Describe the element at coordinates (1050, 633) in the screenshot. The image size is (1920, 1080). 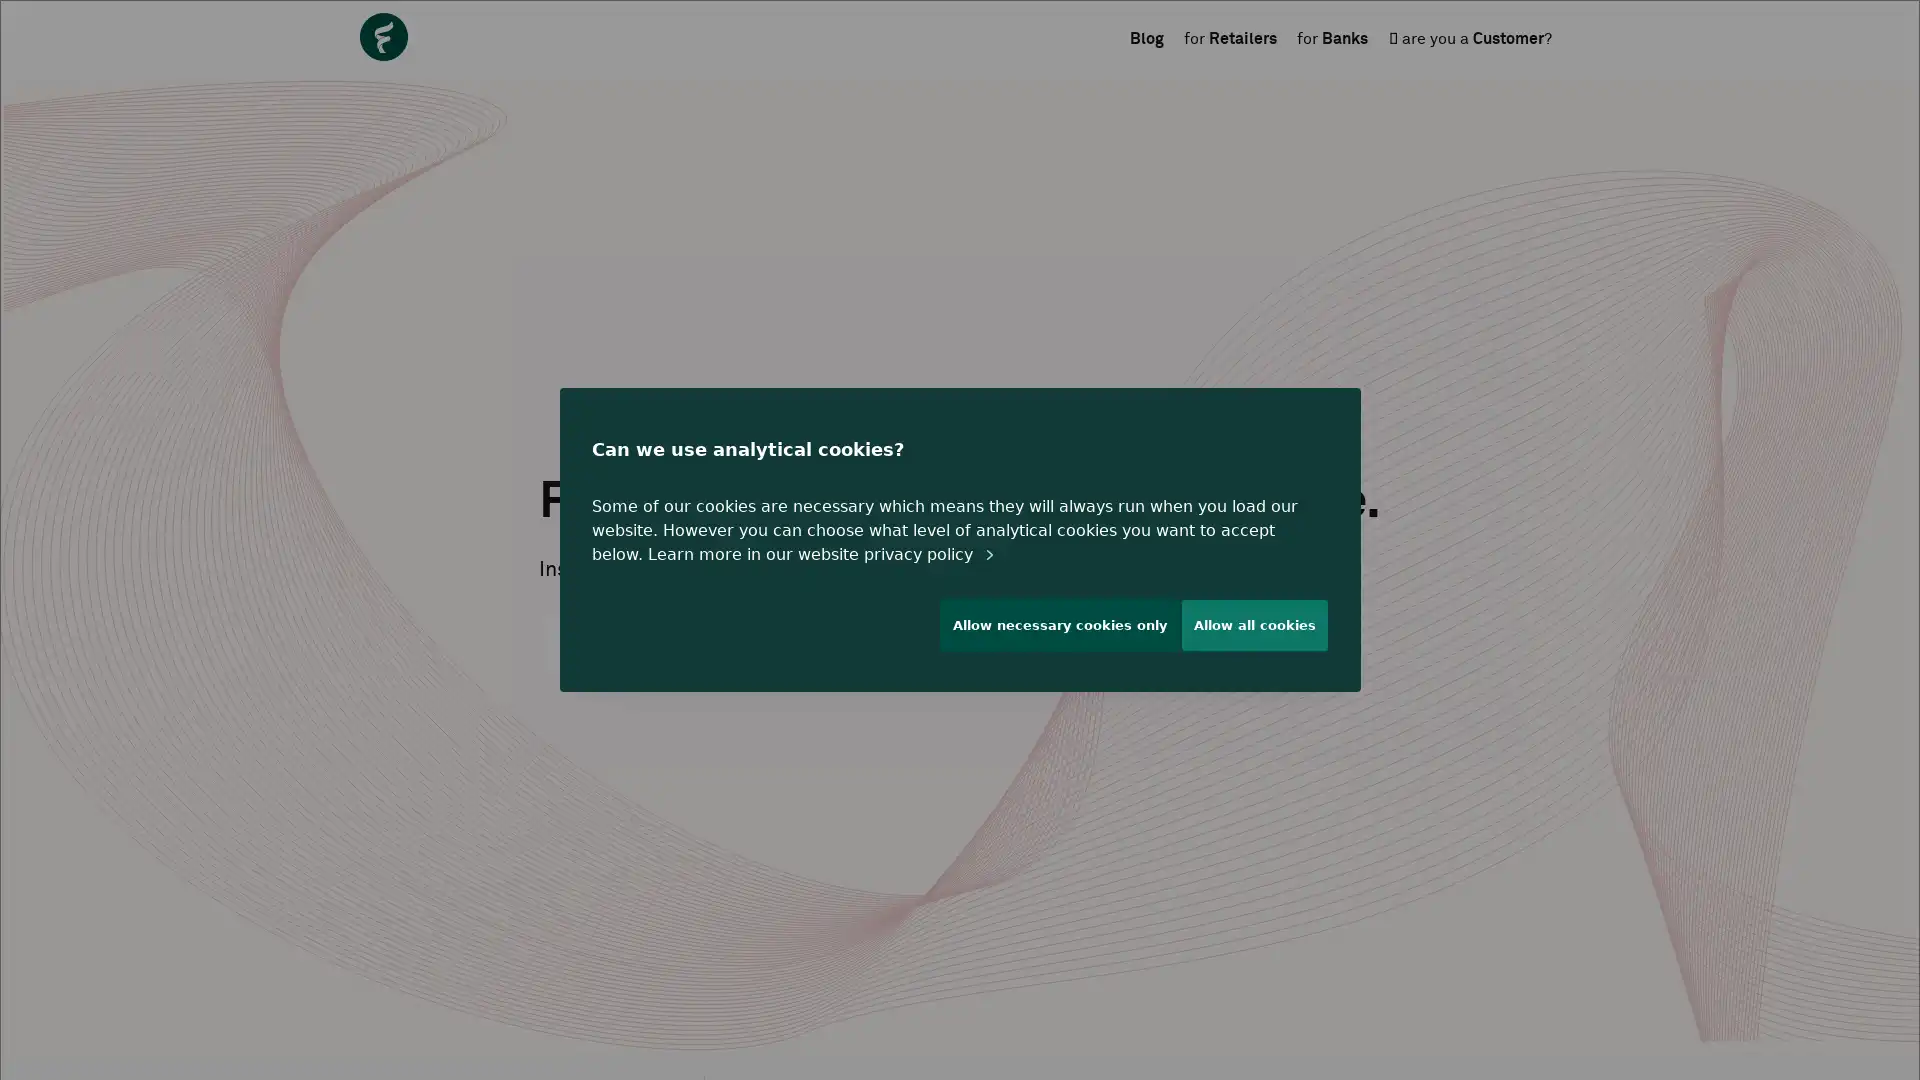
I see `Allow necessary cookies only` at that location.